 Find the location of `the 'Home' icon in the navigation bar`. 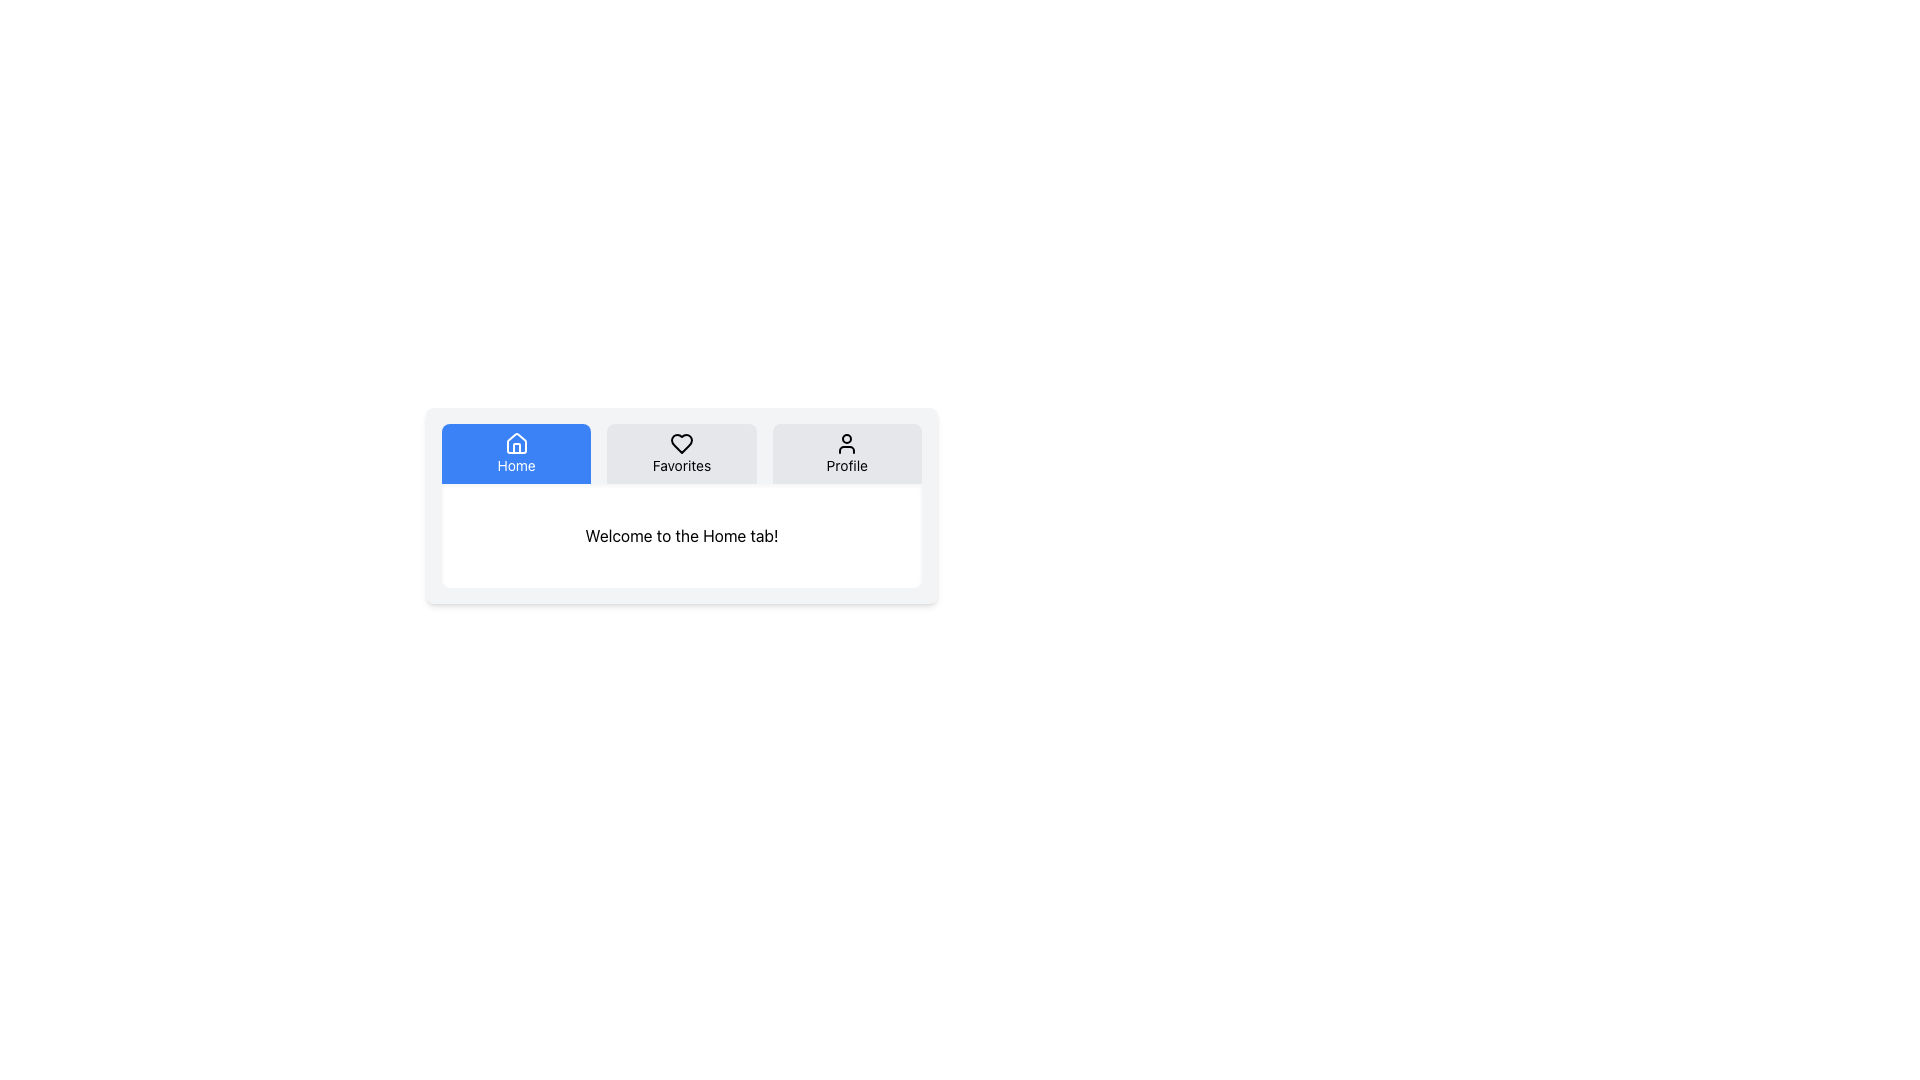

the 'Home' icon in the navigation bar is located at coordinates (516, 442).